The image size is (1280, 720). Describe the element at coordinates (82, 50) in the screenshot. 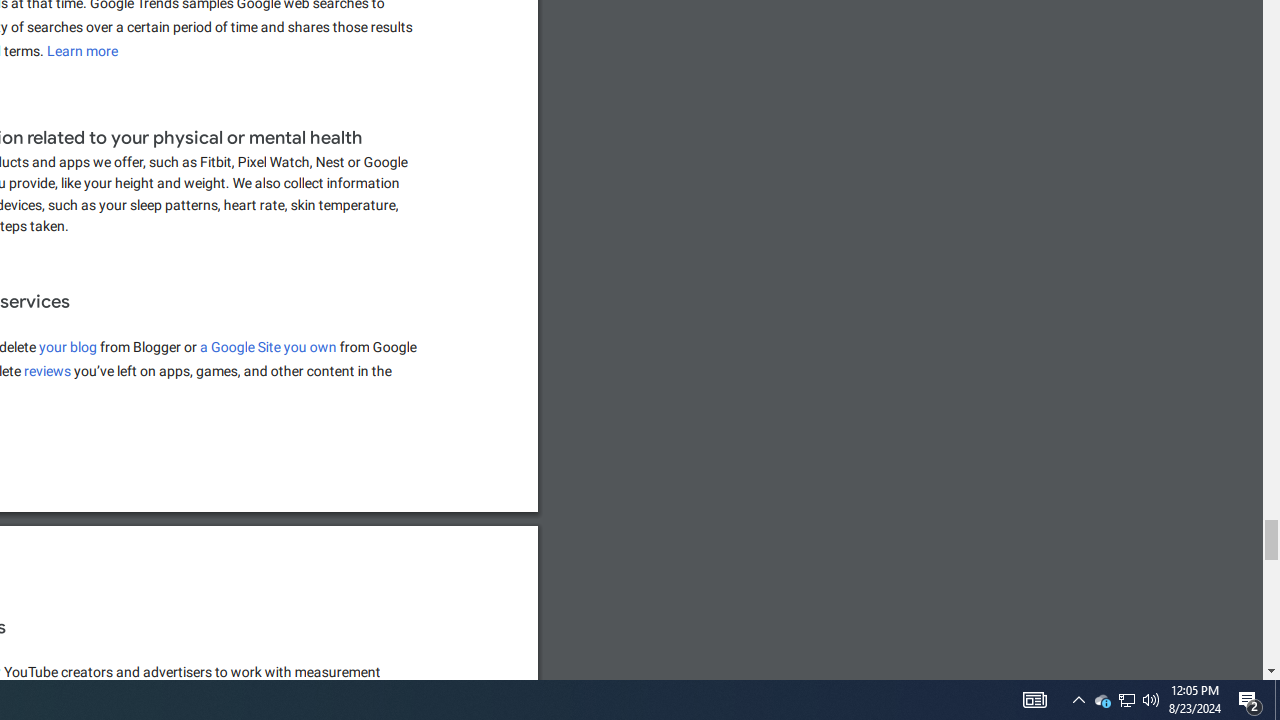

I see `'Learn more'` at that location.